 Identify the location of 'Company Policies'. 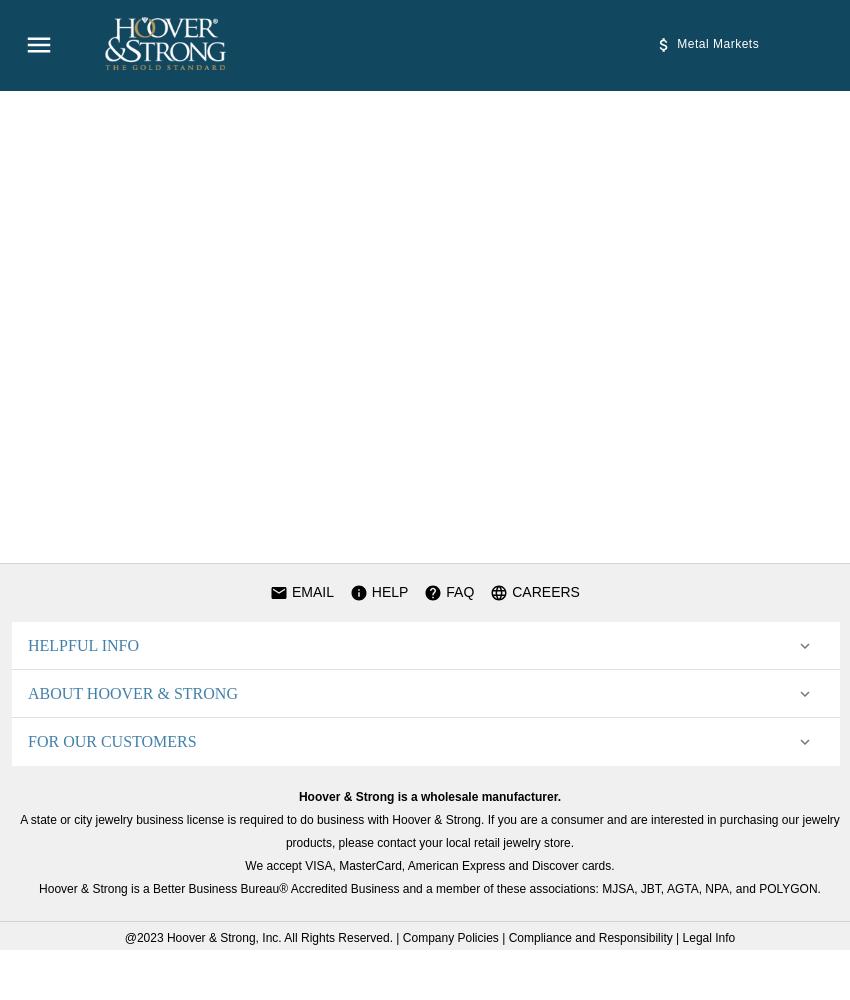
(448, 938).